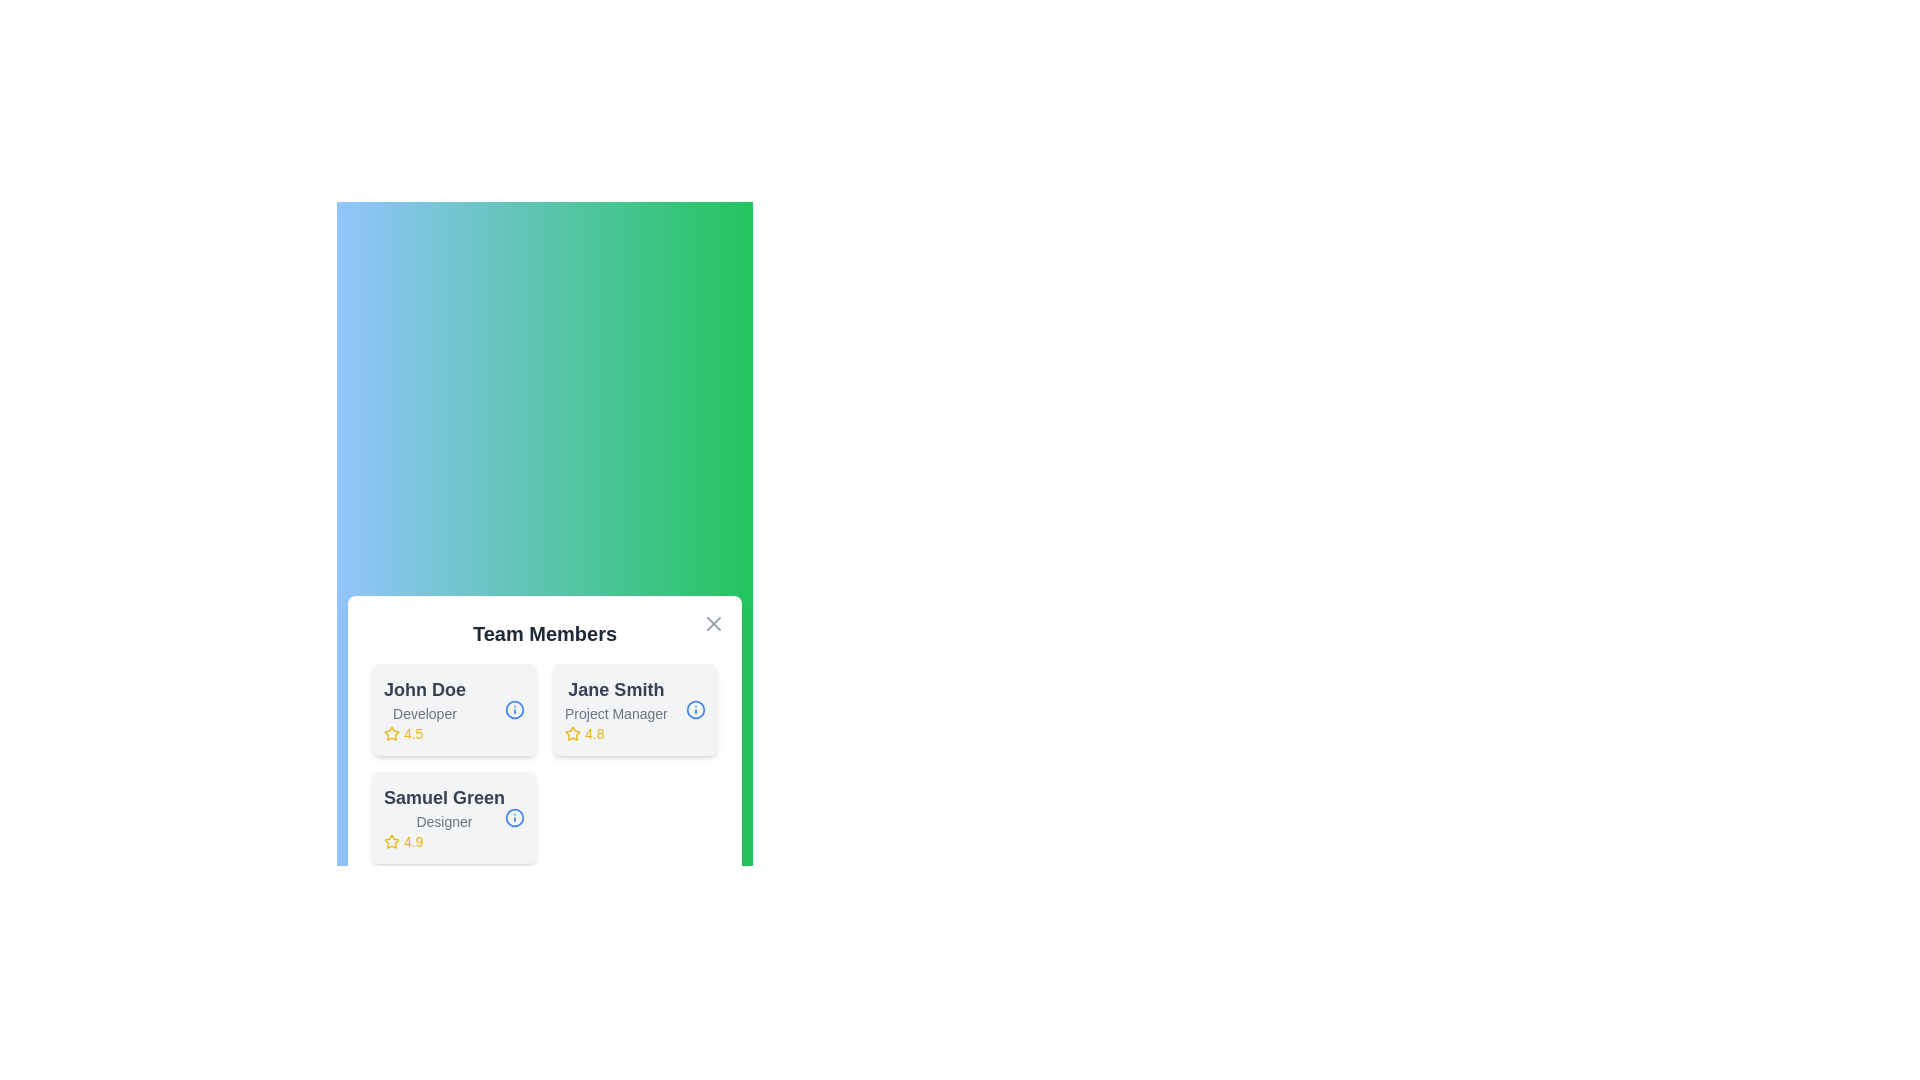 The image size is (1920, 1080). Describe the element at coordinates (453, 817) in the screenshot. I see `the profile card of Samuel Green` at that location.